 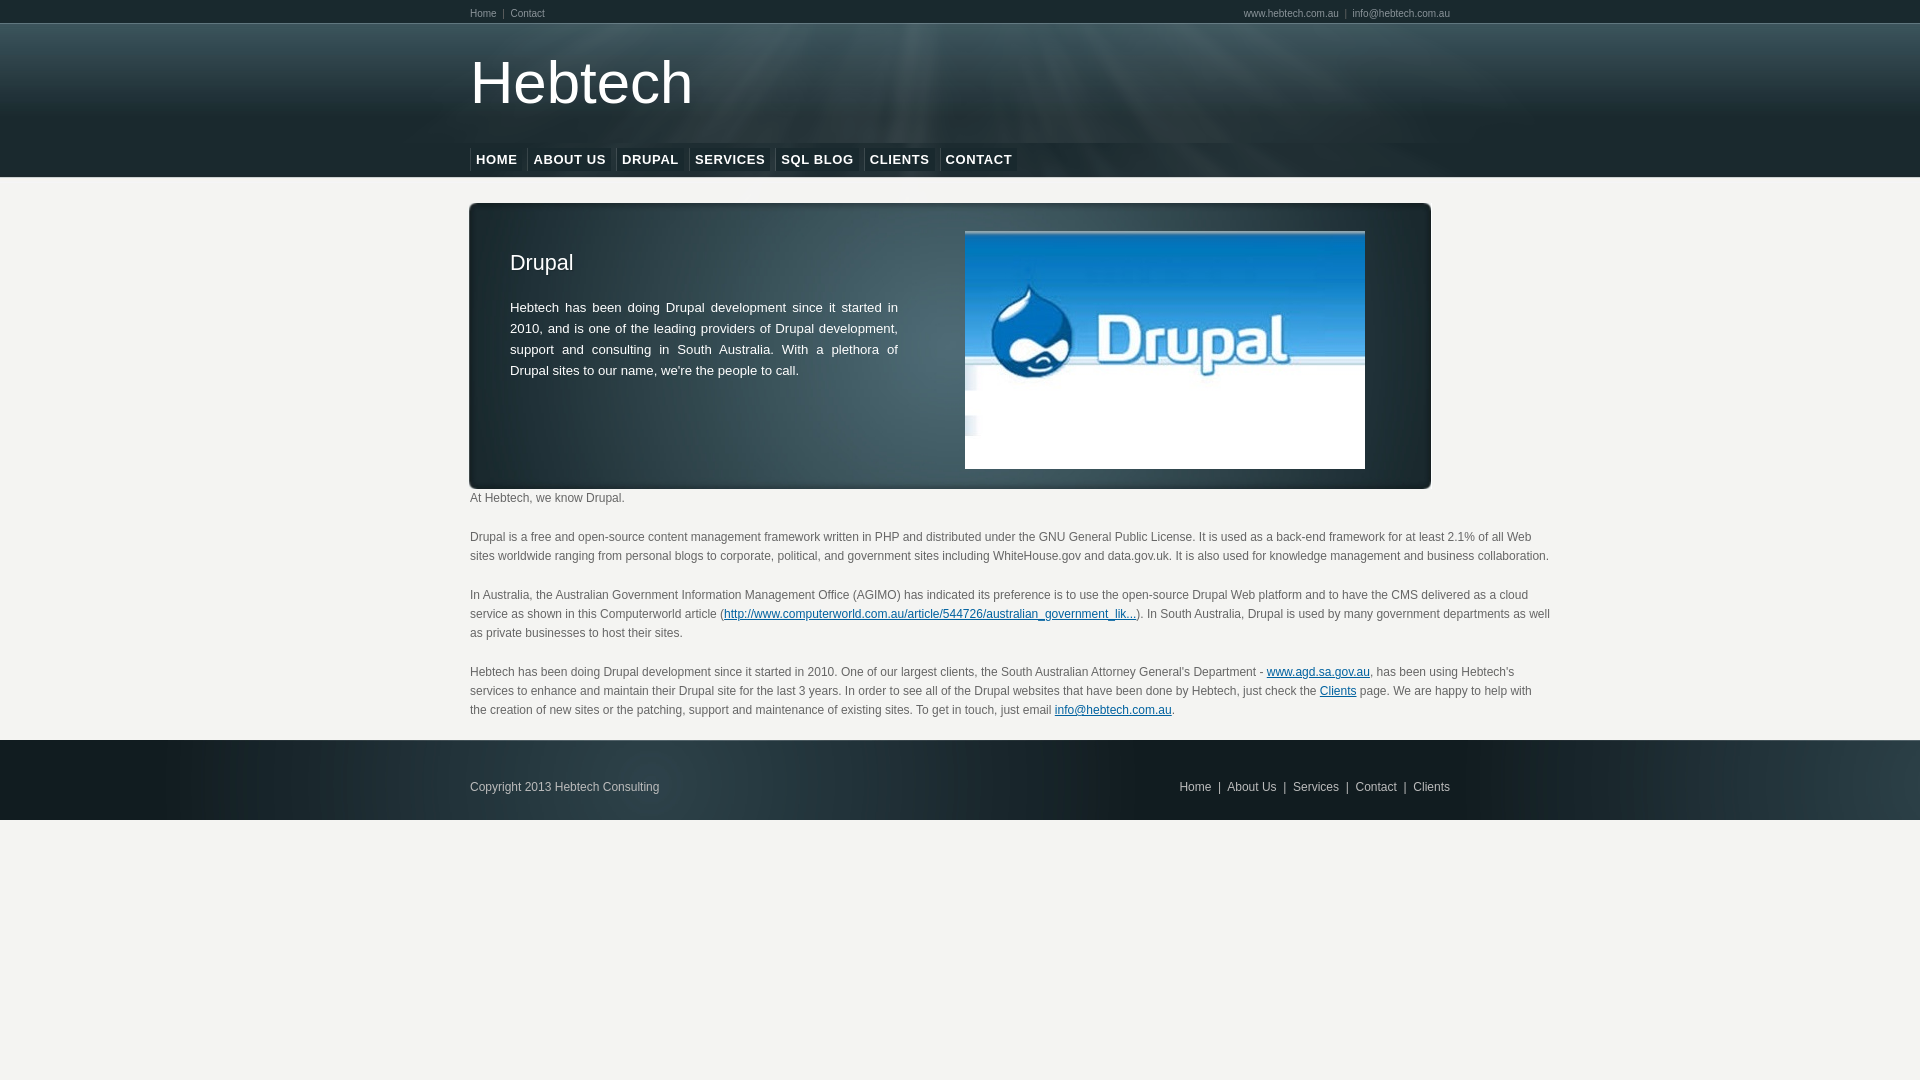 What do you see at coordinates (1338, 689) in the screenshot?
I see `'Clients'` at bounding box center [1338, 689].